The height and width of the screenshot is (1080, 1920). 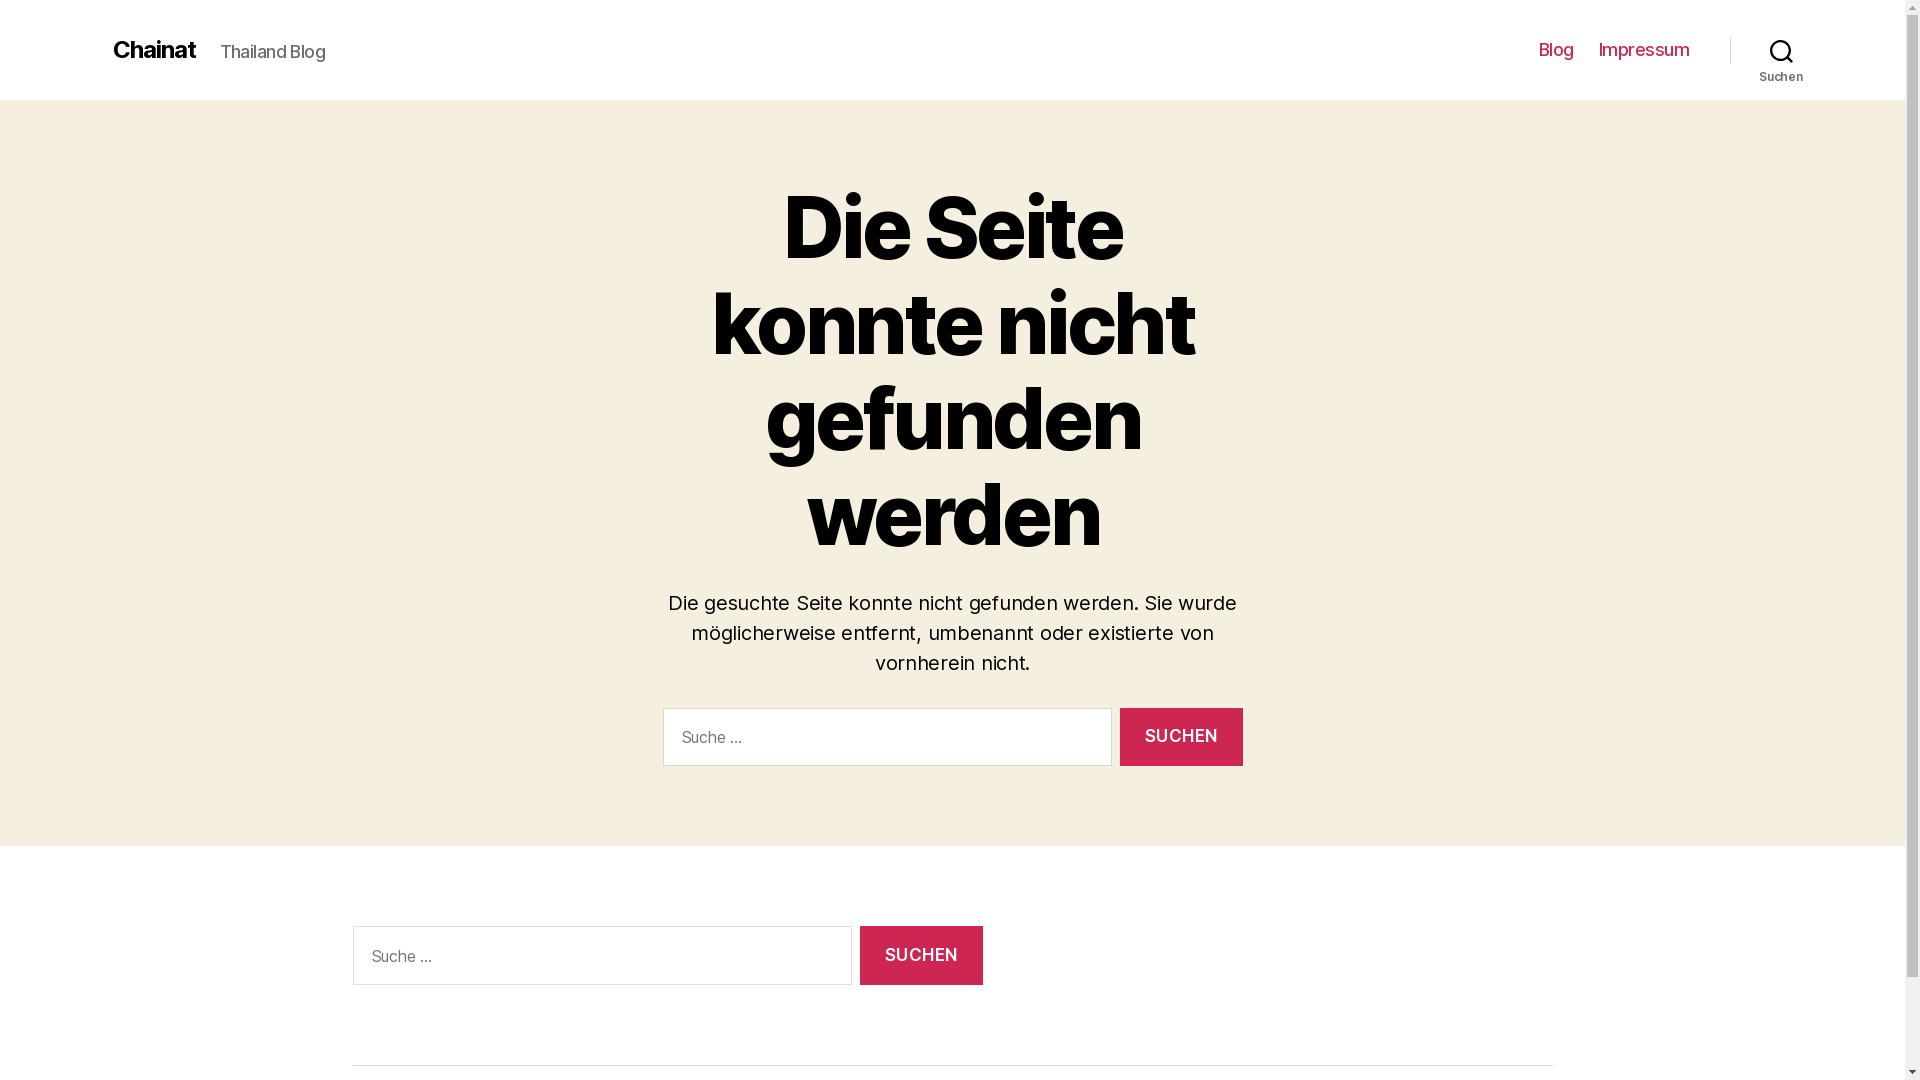 I want to click on 'Impressum', so click(x=1597, y=49).